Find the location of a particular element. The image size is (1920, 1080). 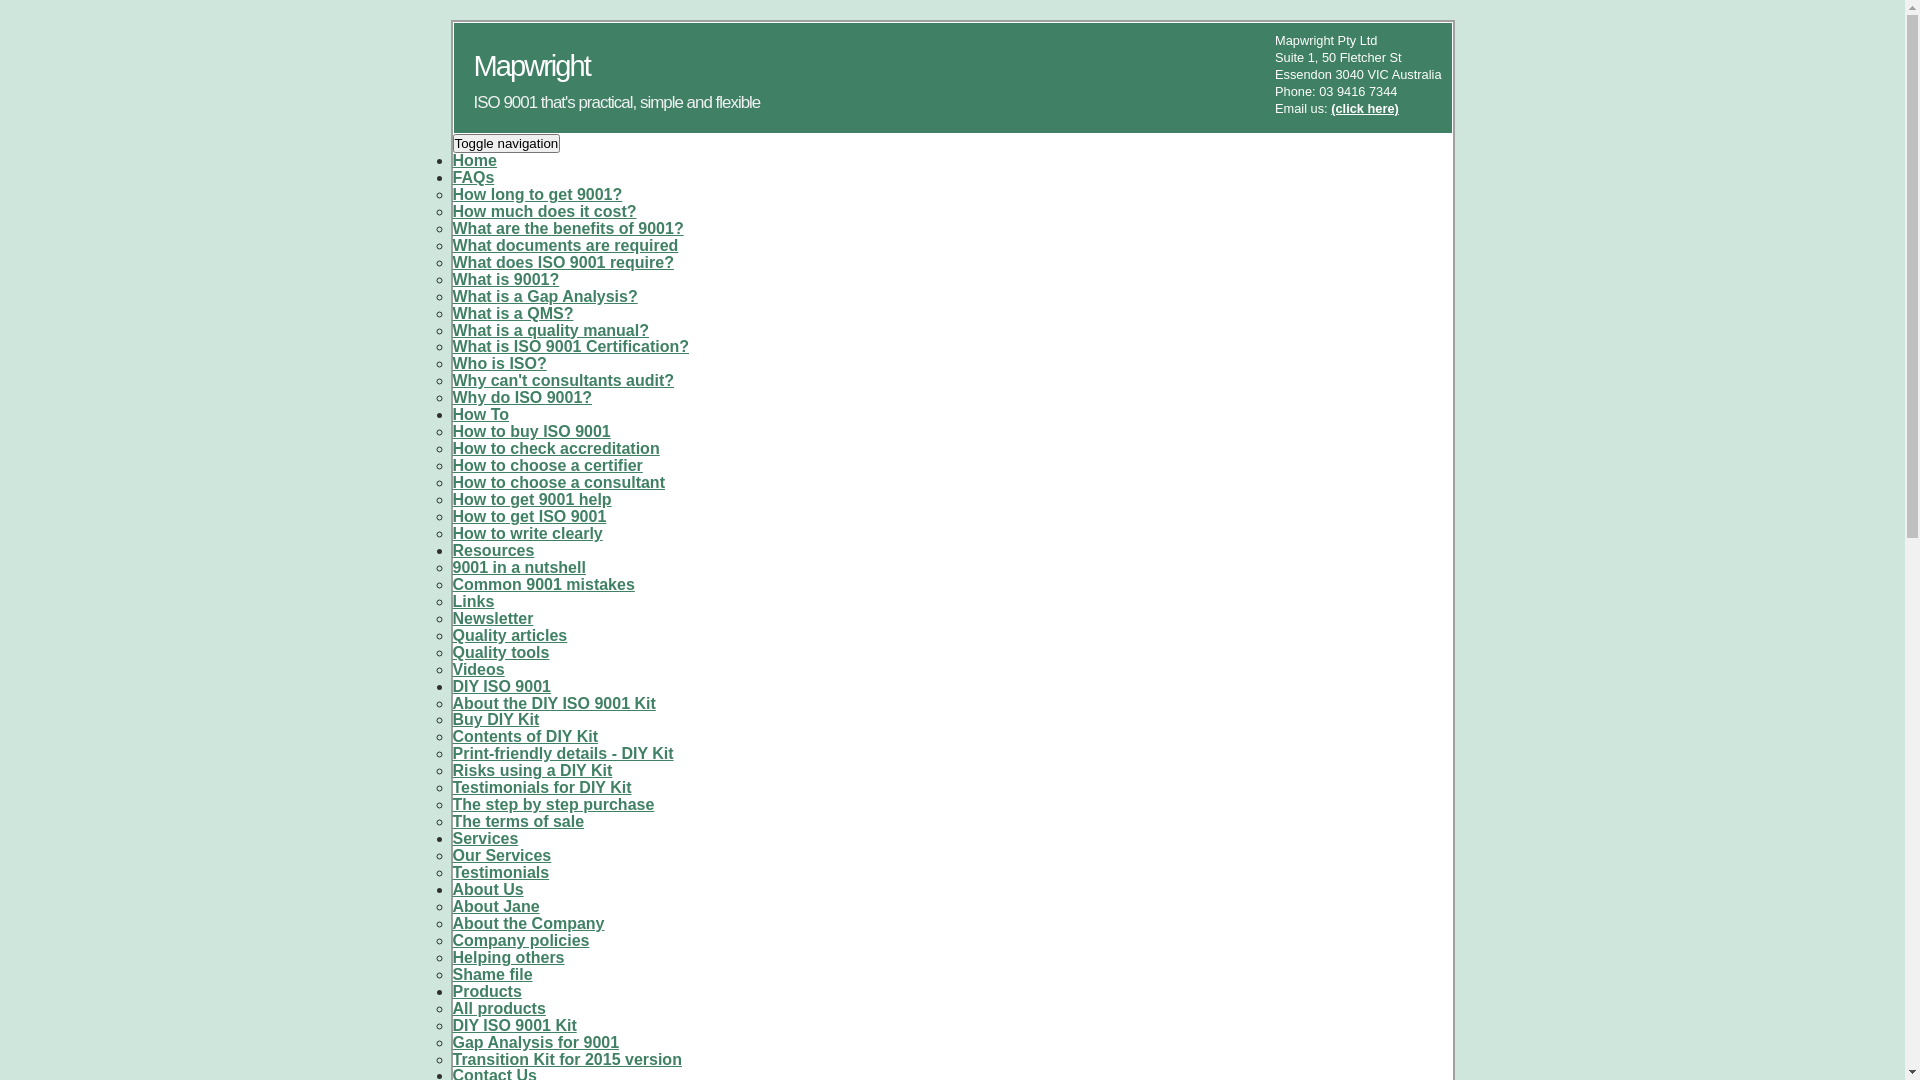

'Shame file' is located at coordinates (491, 973).